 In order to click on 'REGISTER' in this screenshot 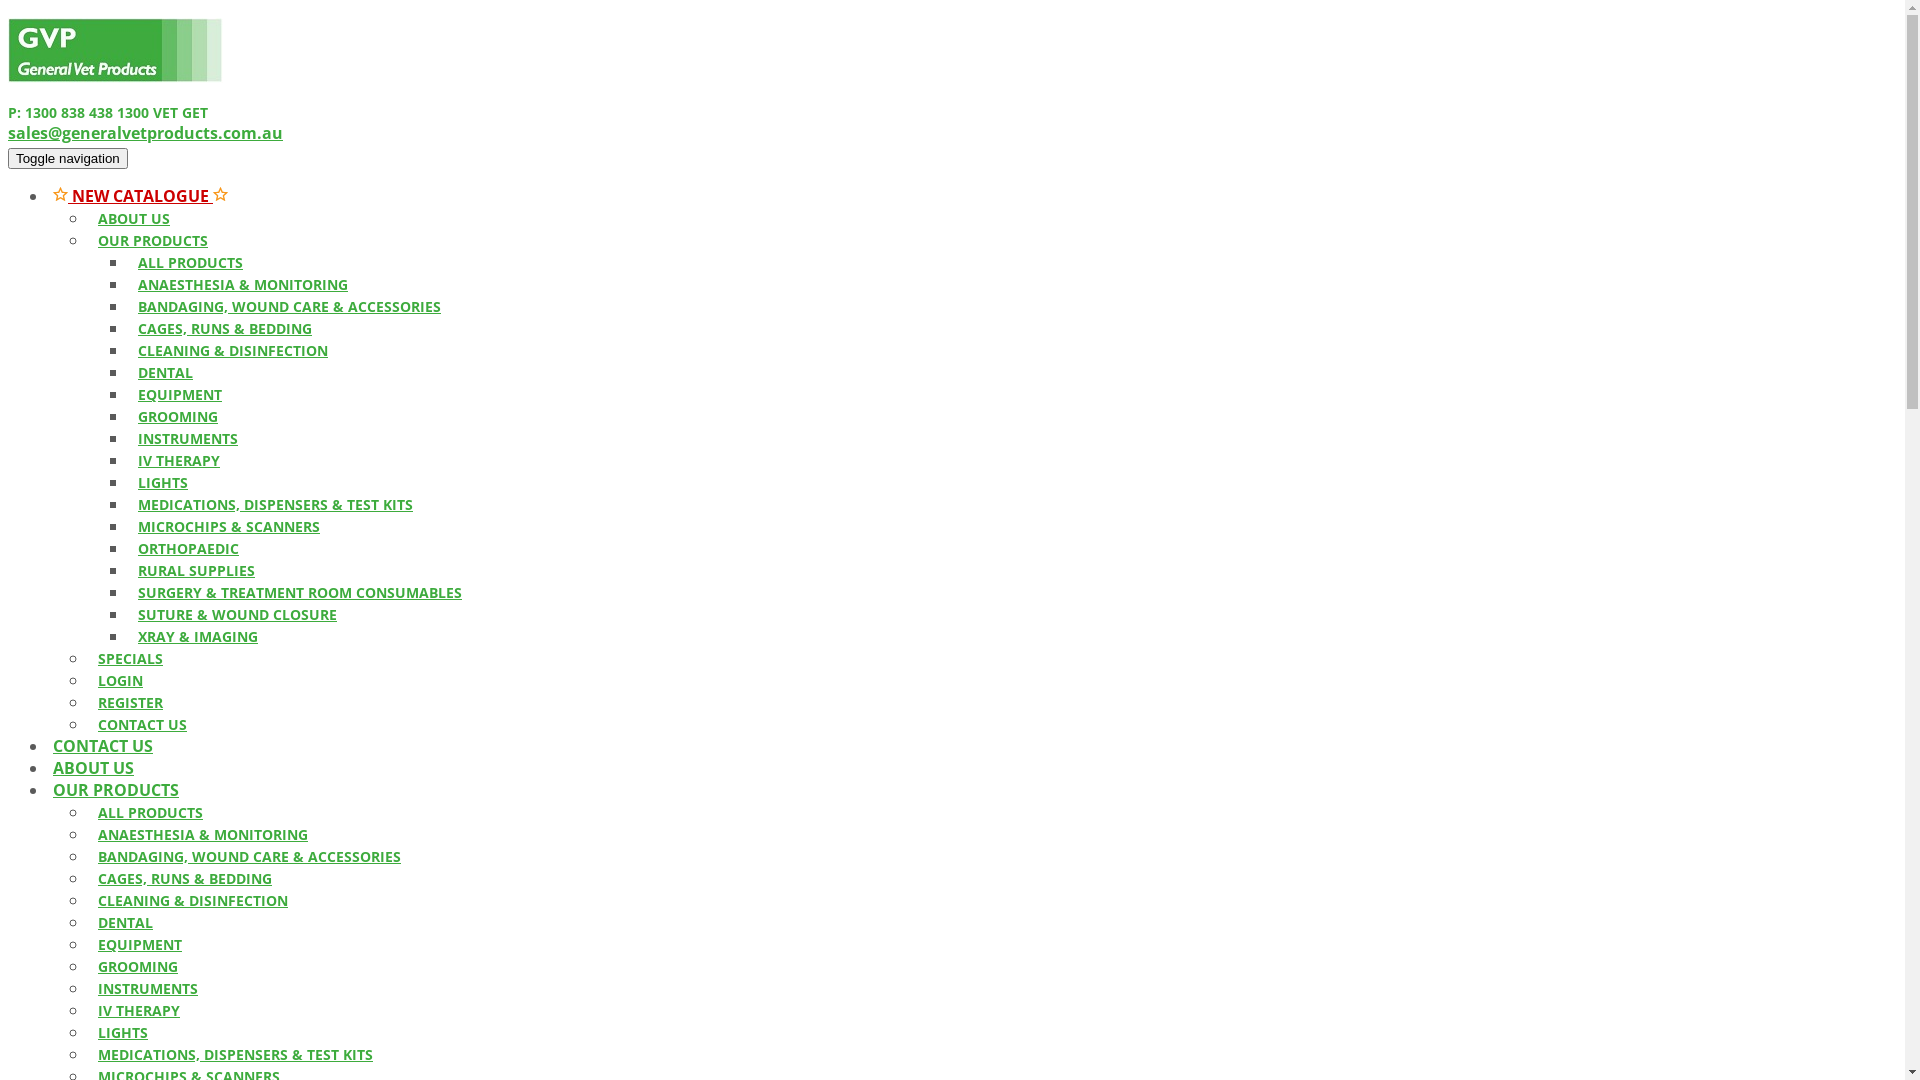, I will do `click(86, 701)`.